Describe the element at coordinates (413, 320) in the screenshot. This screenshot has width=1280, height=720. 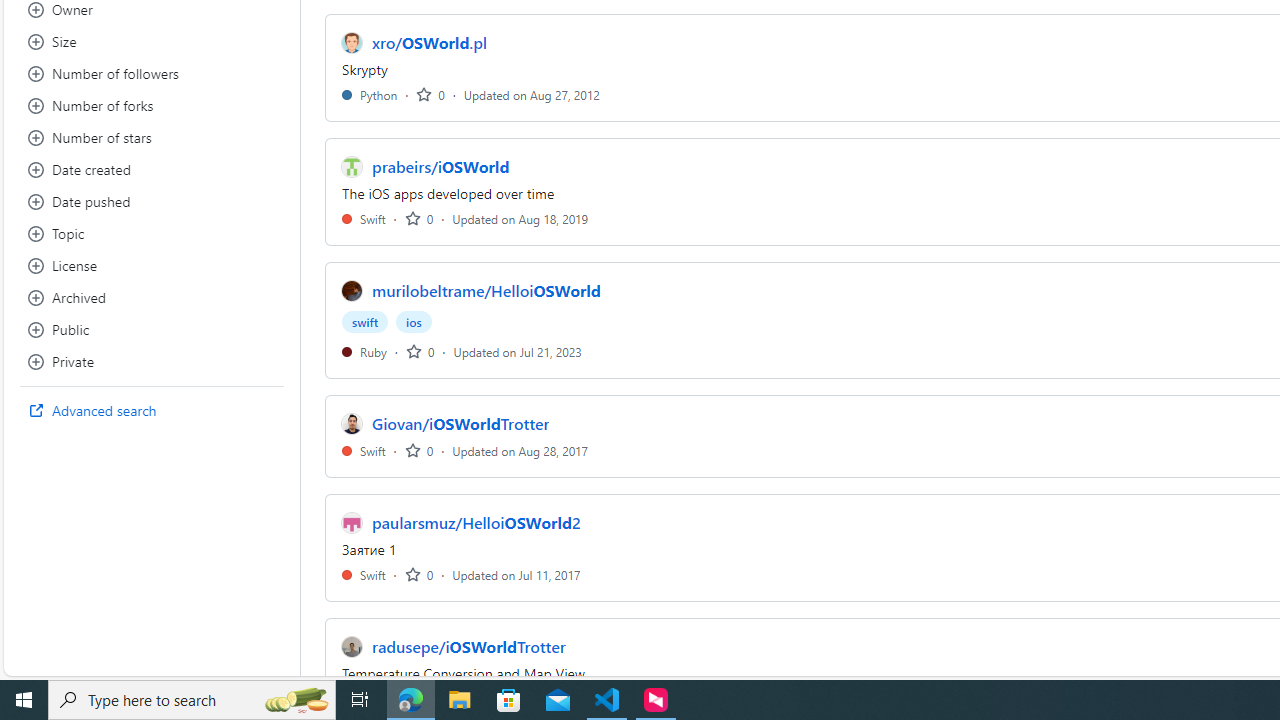
I see `'ios'` at that location.